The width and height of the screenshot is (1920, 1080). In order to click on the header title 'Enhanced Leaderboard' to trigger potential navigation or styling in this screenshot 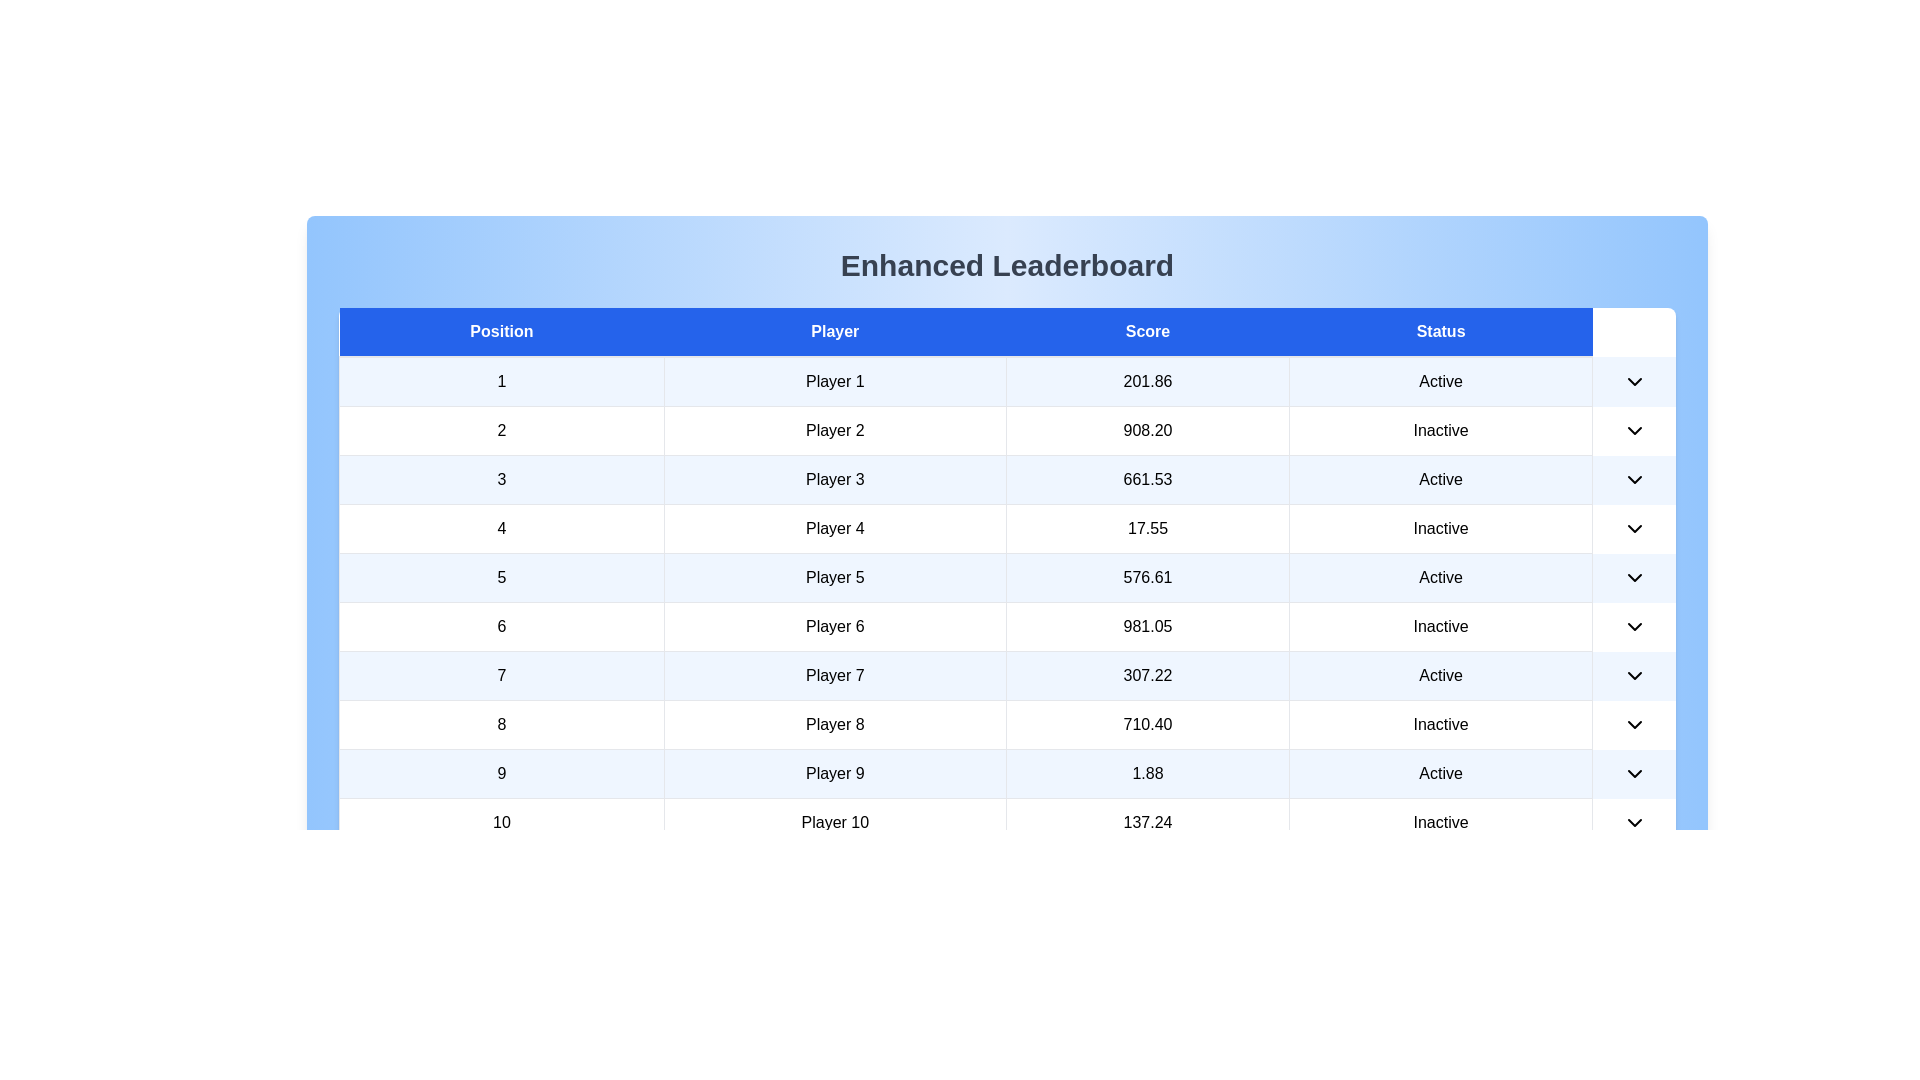, I will do `click(1007, 265)`.